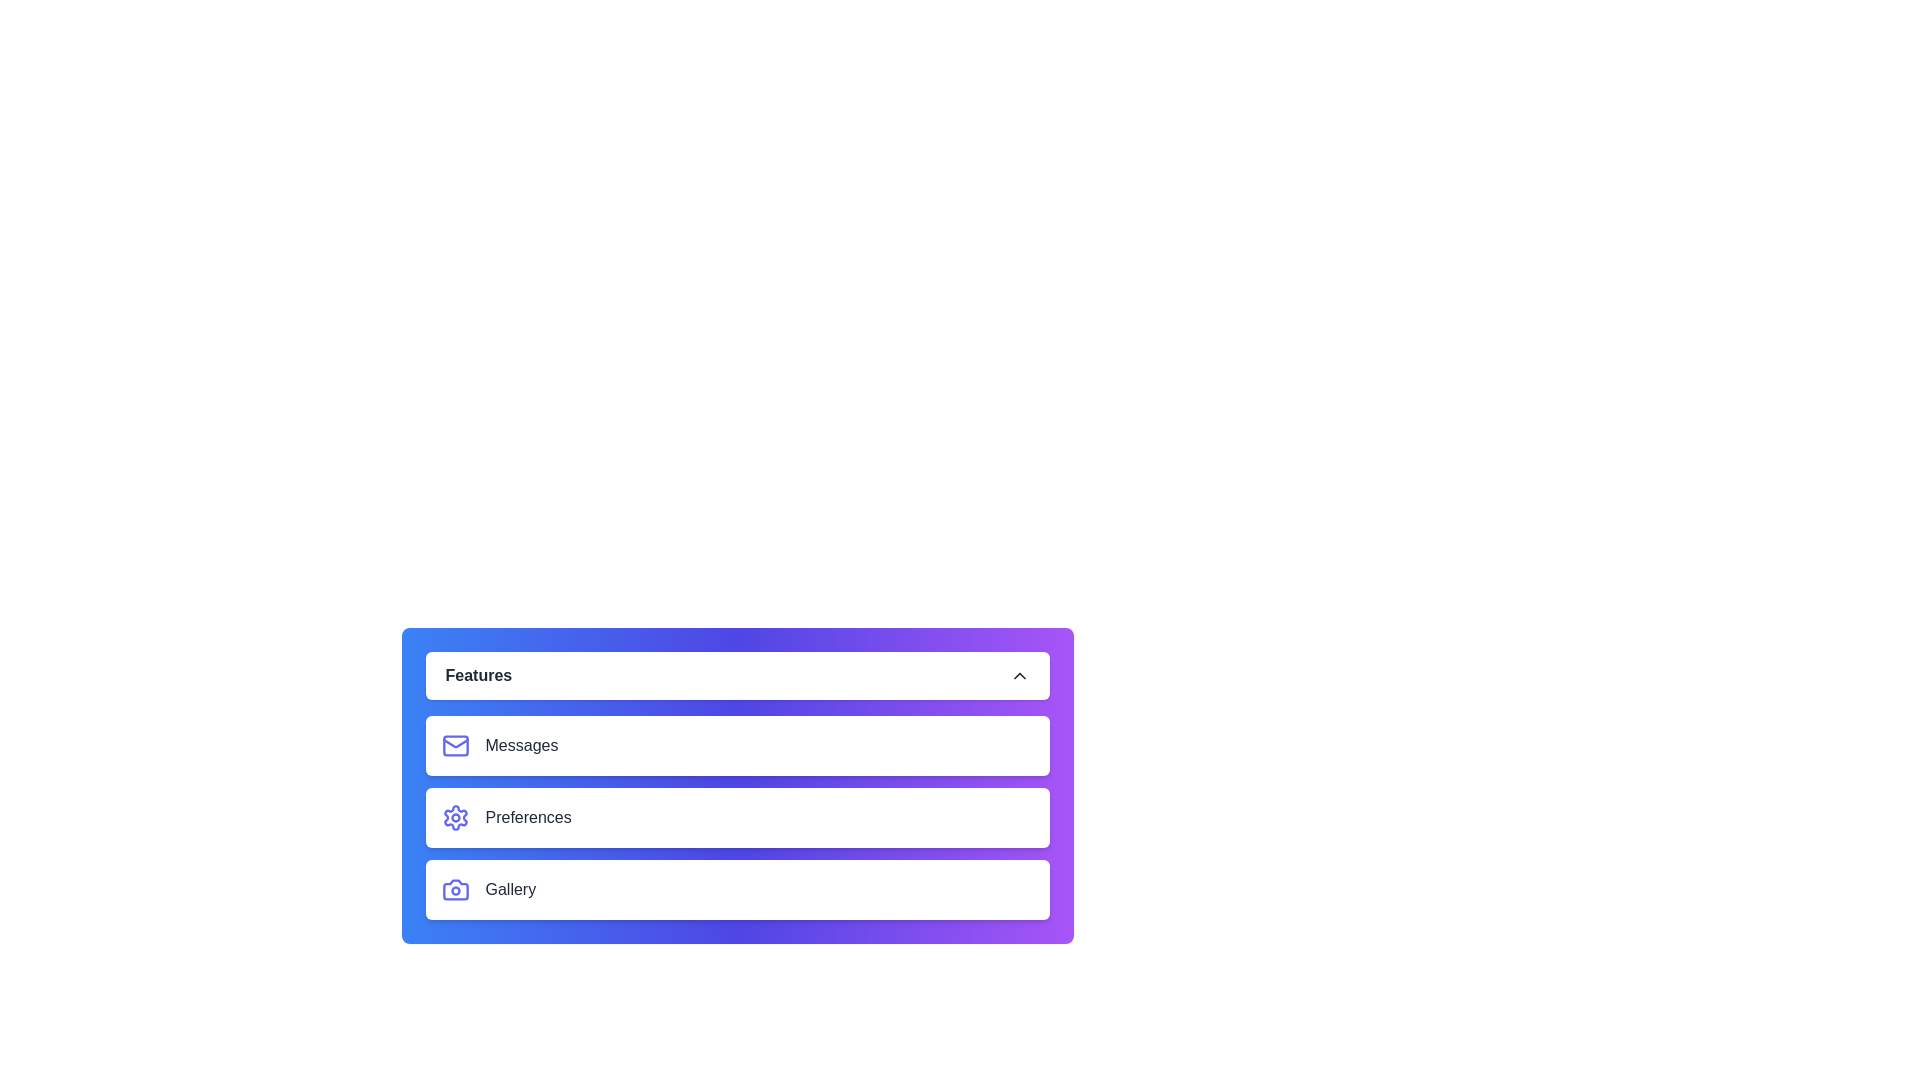 Image resolution: width=1920 pixels, height=1080 pixels. I want to click on the menu item Messages to select it, so click(736, 745).